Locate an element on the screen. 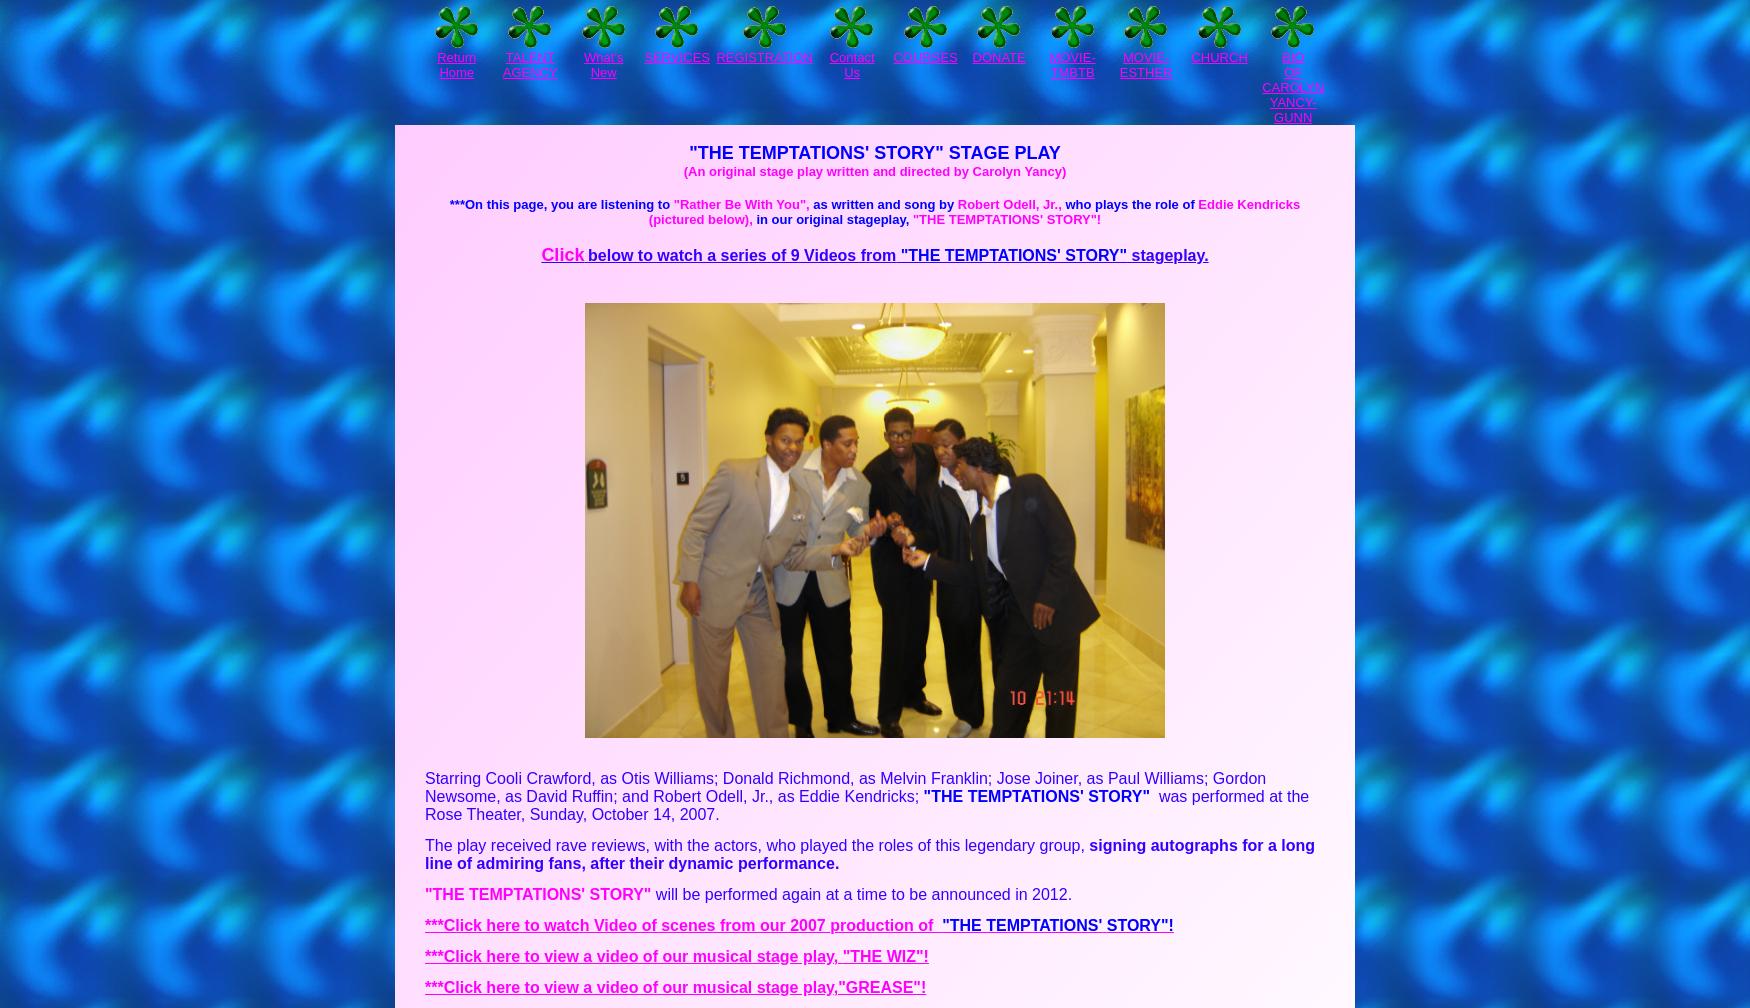 This screenshot has height=1008, width=1750. 'COURSES' is located at coordinates (924, 57).